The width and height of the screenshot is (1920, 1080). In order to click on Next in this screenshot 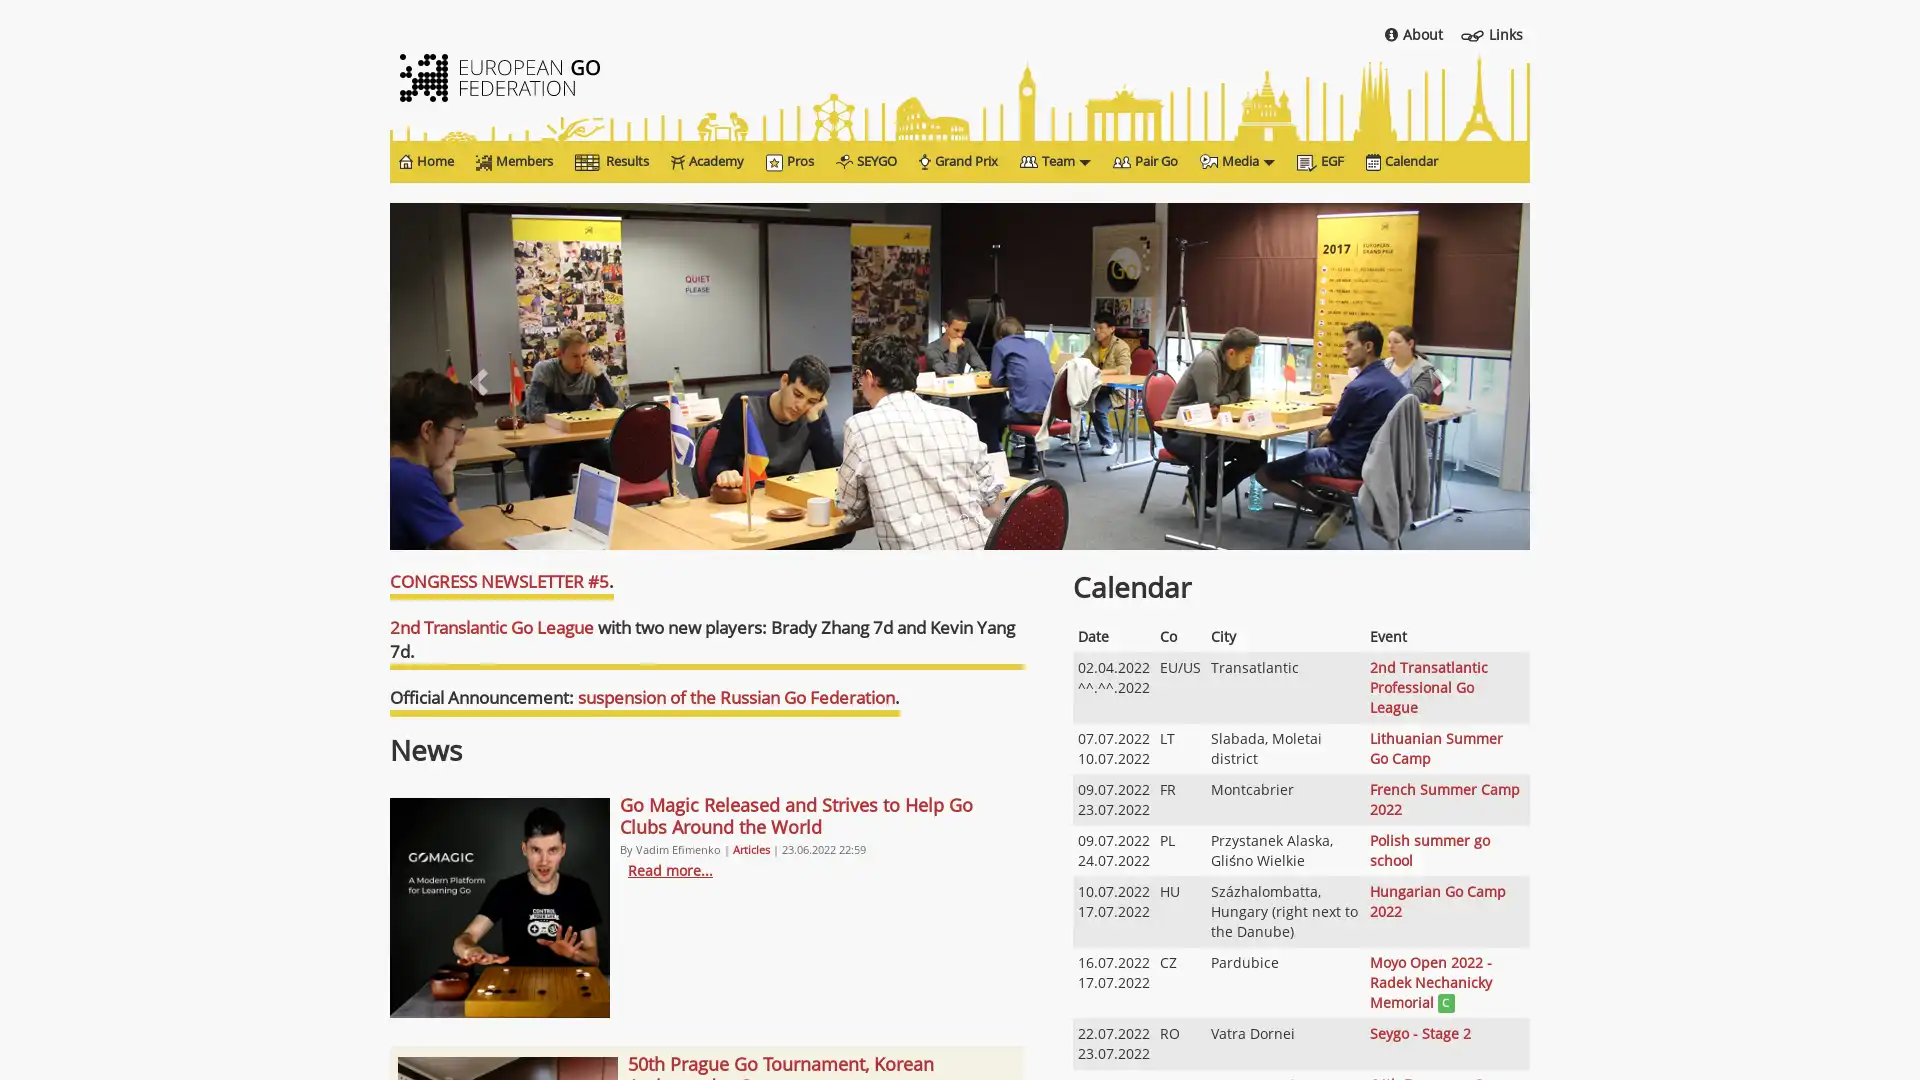, I will do `click(1444, 375)`.